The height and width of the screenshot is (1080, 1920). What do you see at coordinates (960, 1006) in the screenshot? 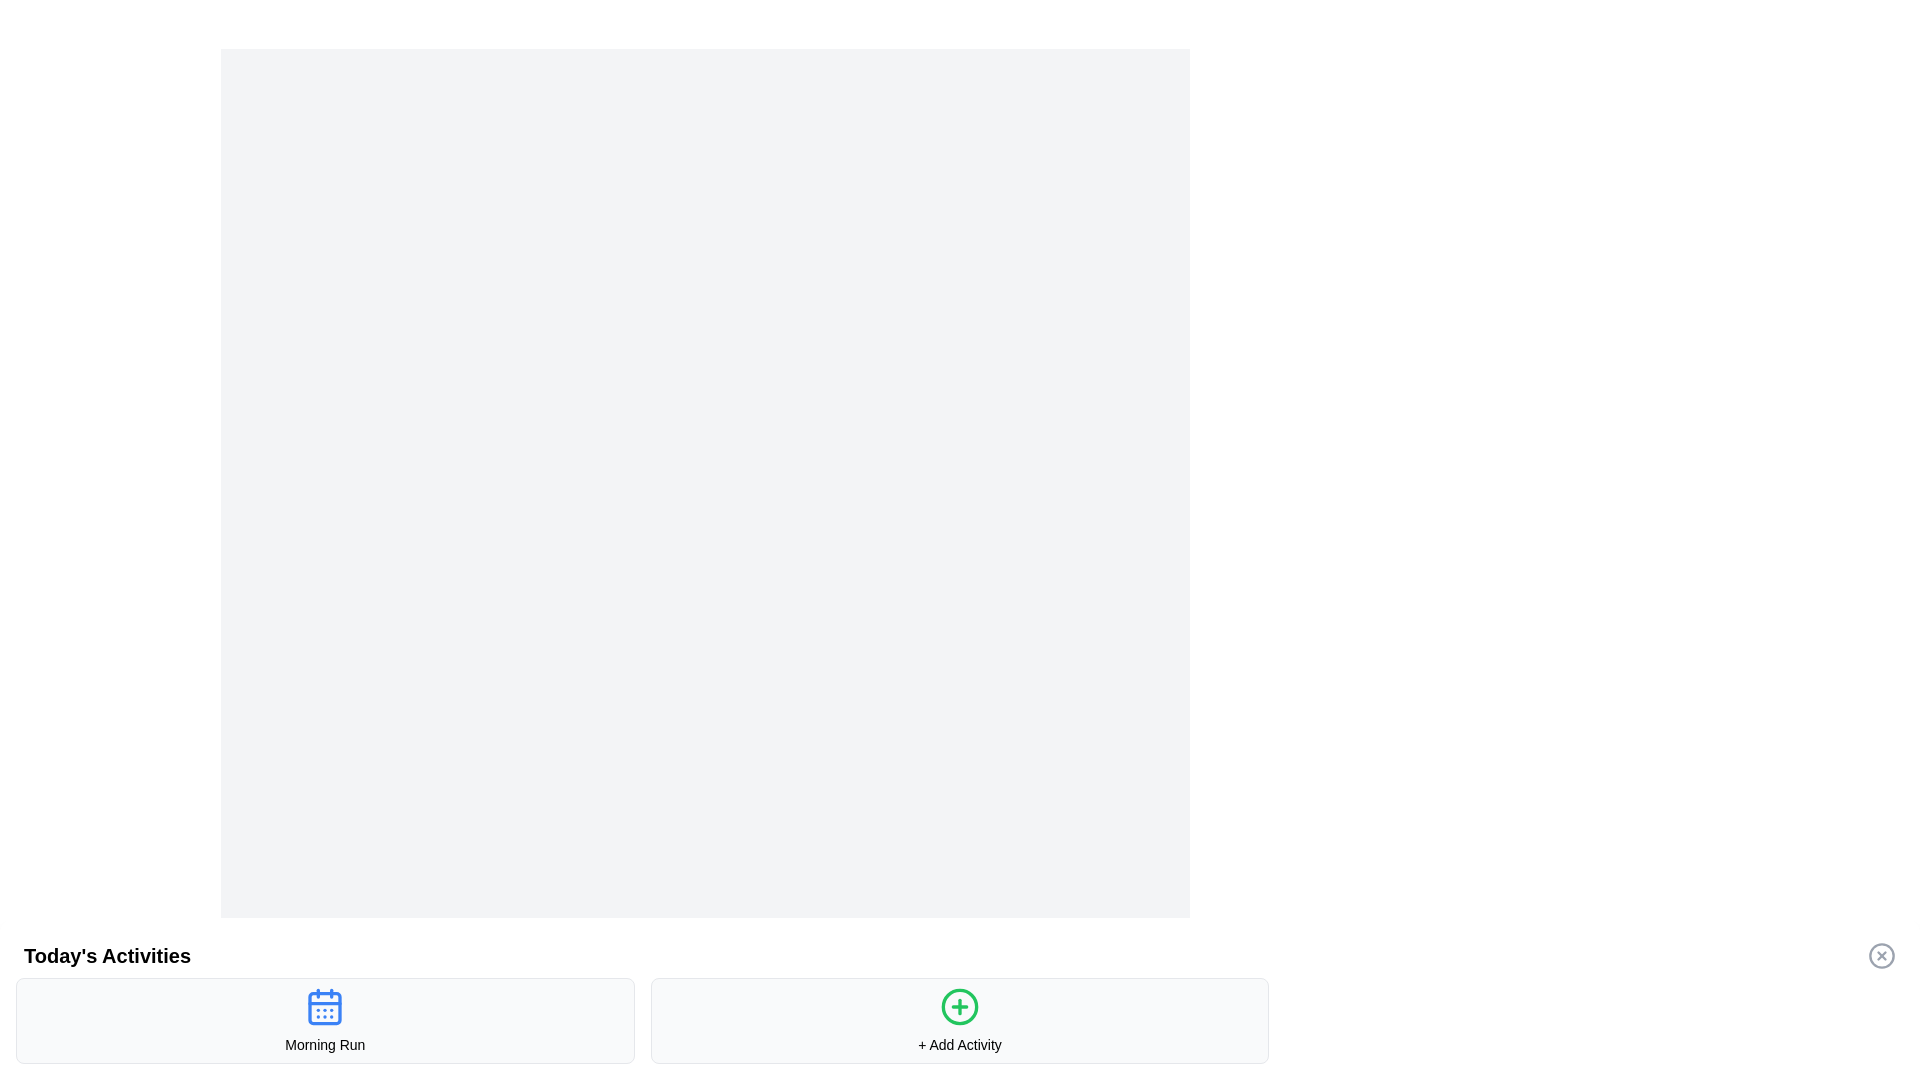
I see `the circular element of the '+ Add Activity' button, which is part of a graphical icon indicating the action of adding or creating a new activity` at bounding box center [960, 1006].